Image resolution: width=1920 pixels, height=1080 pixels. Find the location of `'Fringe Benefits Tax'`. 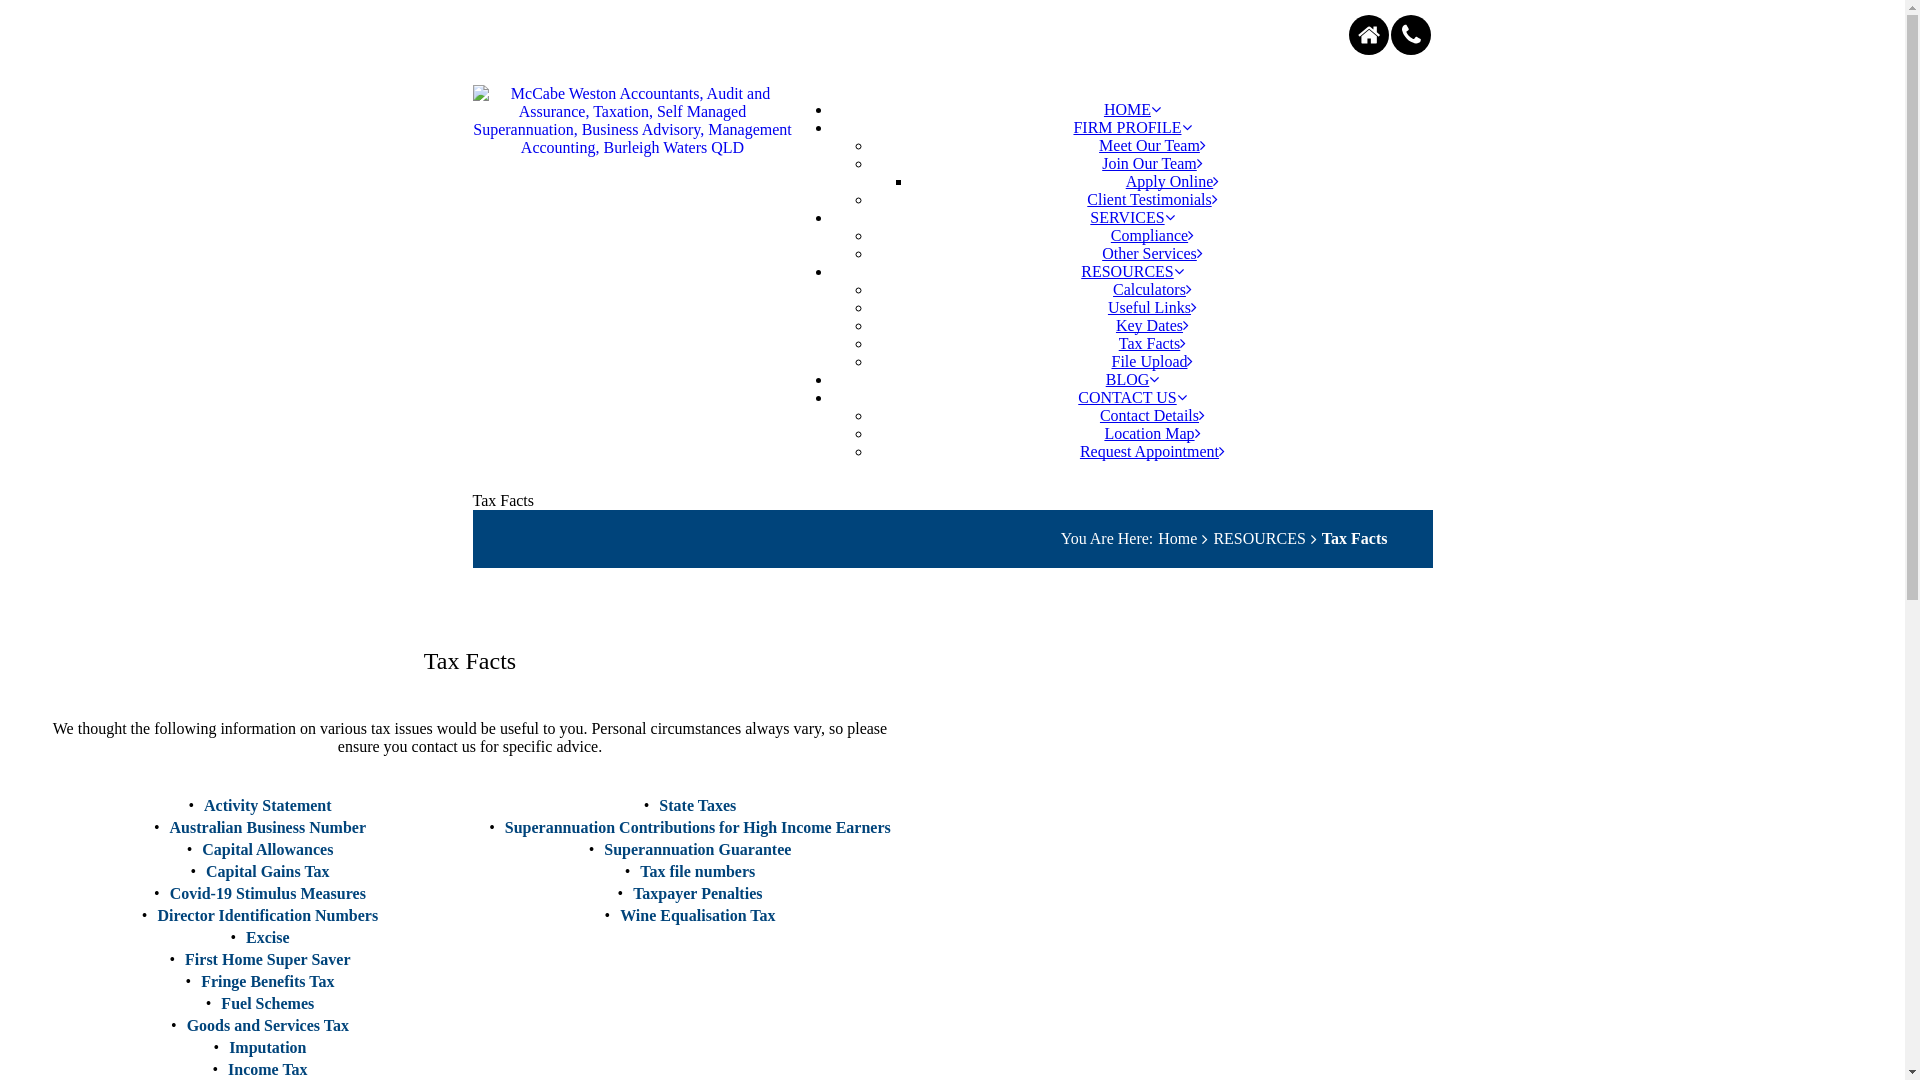

'Fringe Benefits Tax' is located at coordinates (201, 980).